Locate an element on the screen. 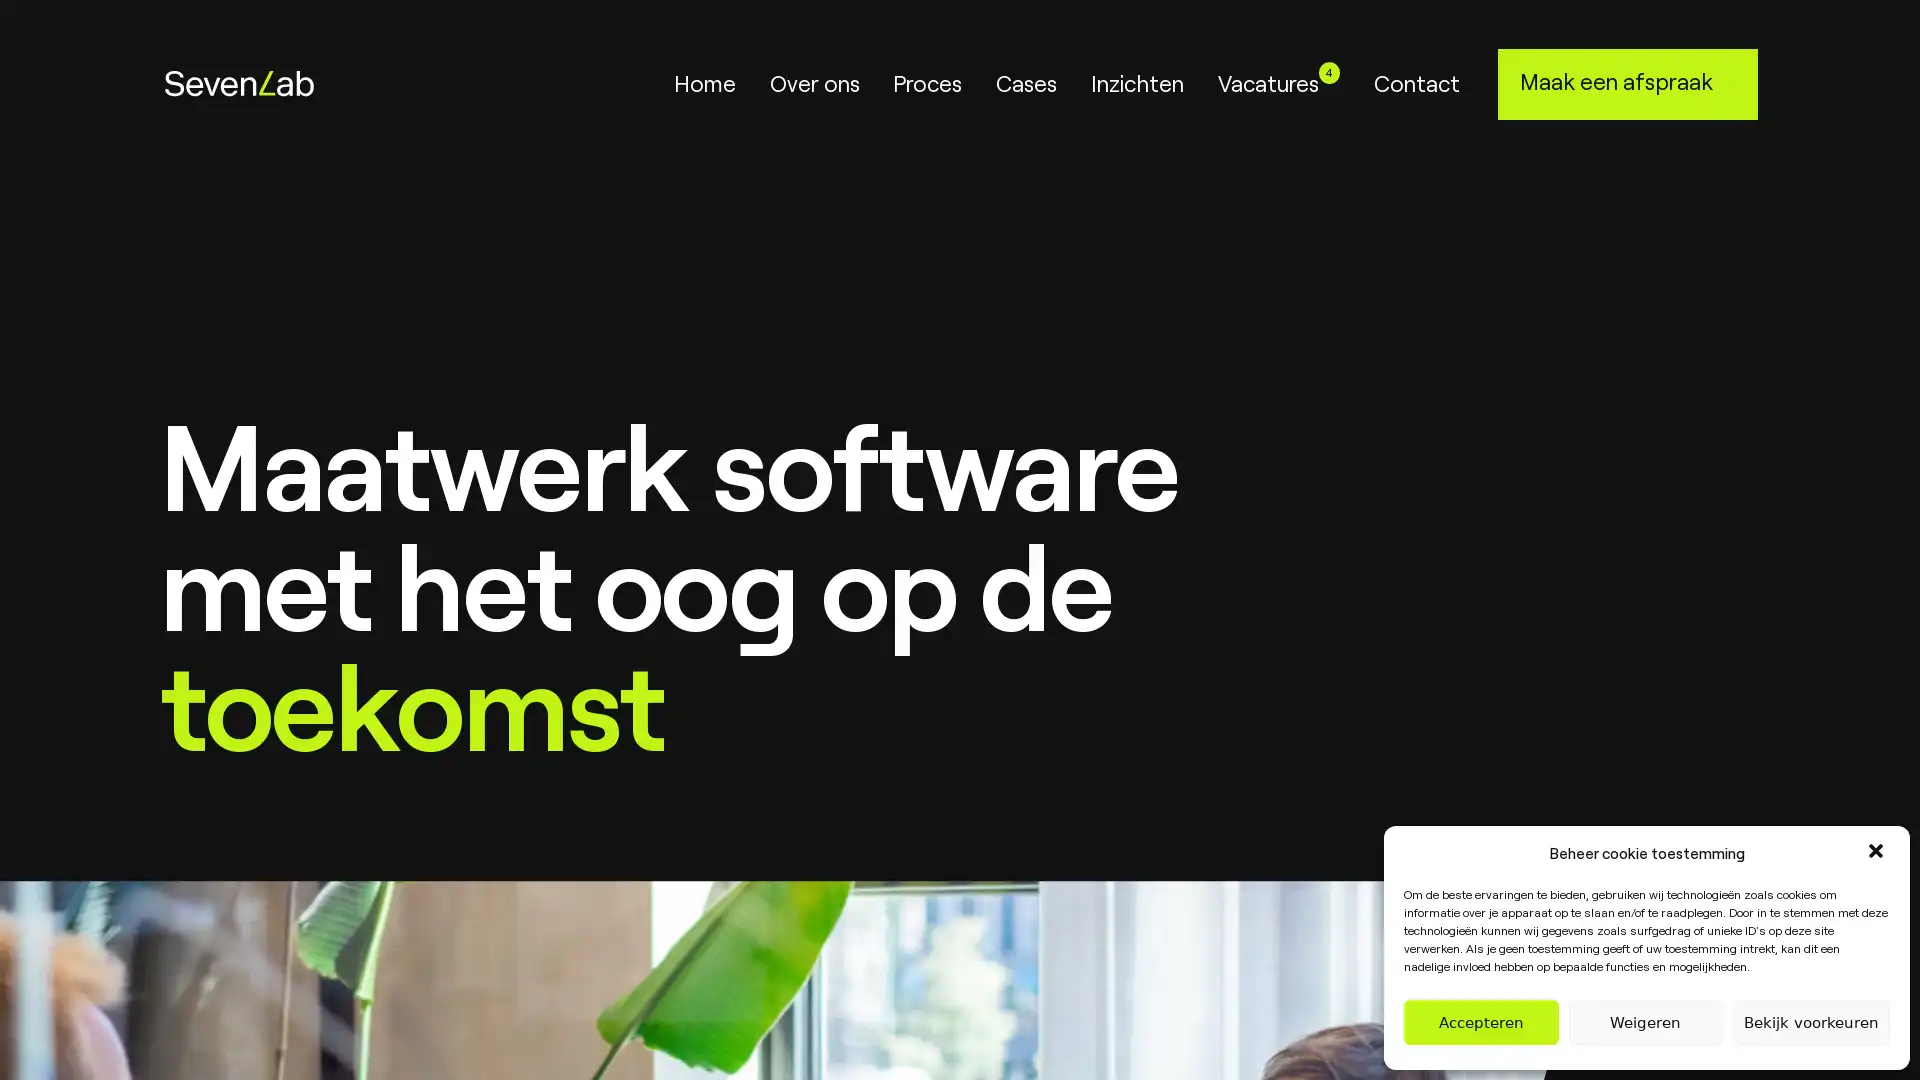 This screenshot has width=1920, height=1080. Bekijk voorkeuren is located at coordinates (1811, 1022).